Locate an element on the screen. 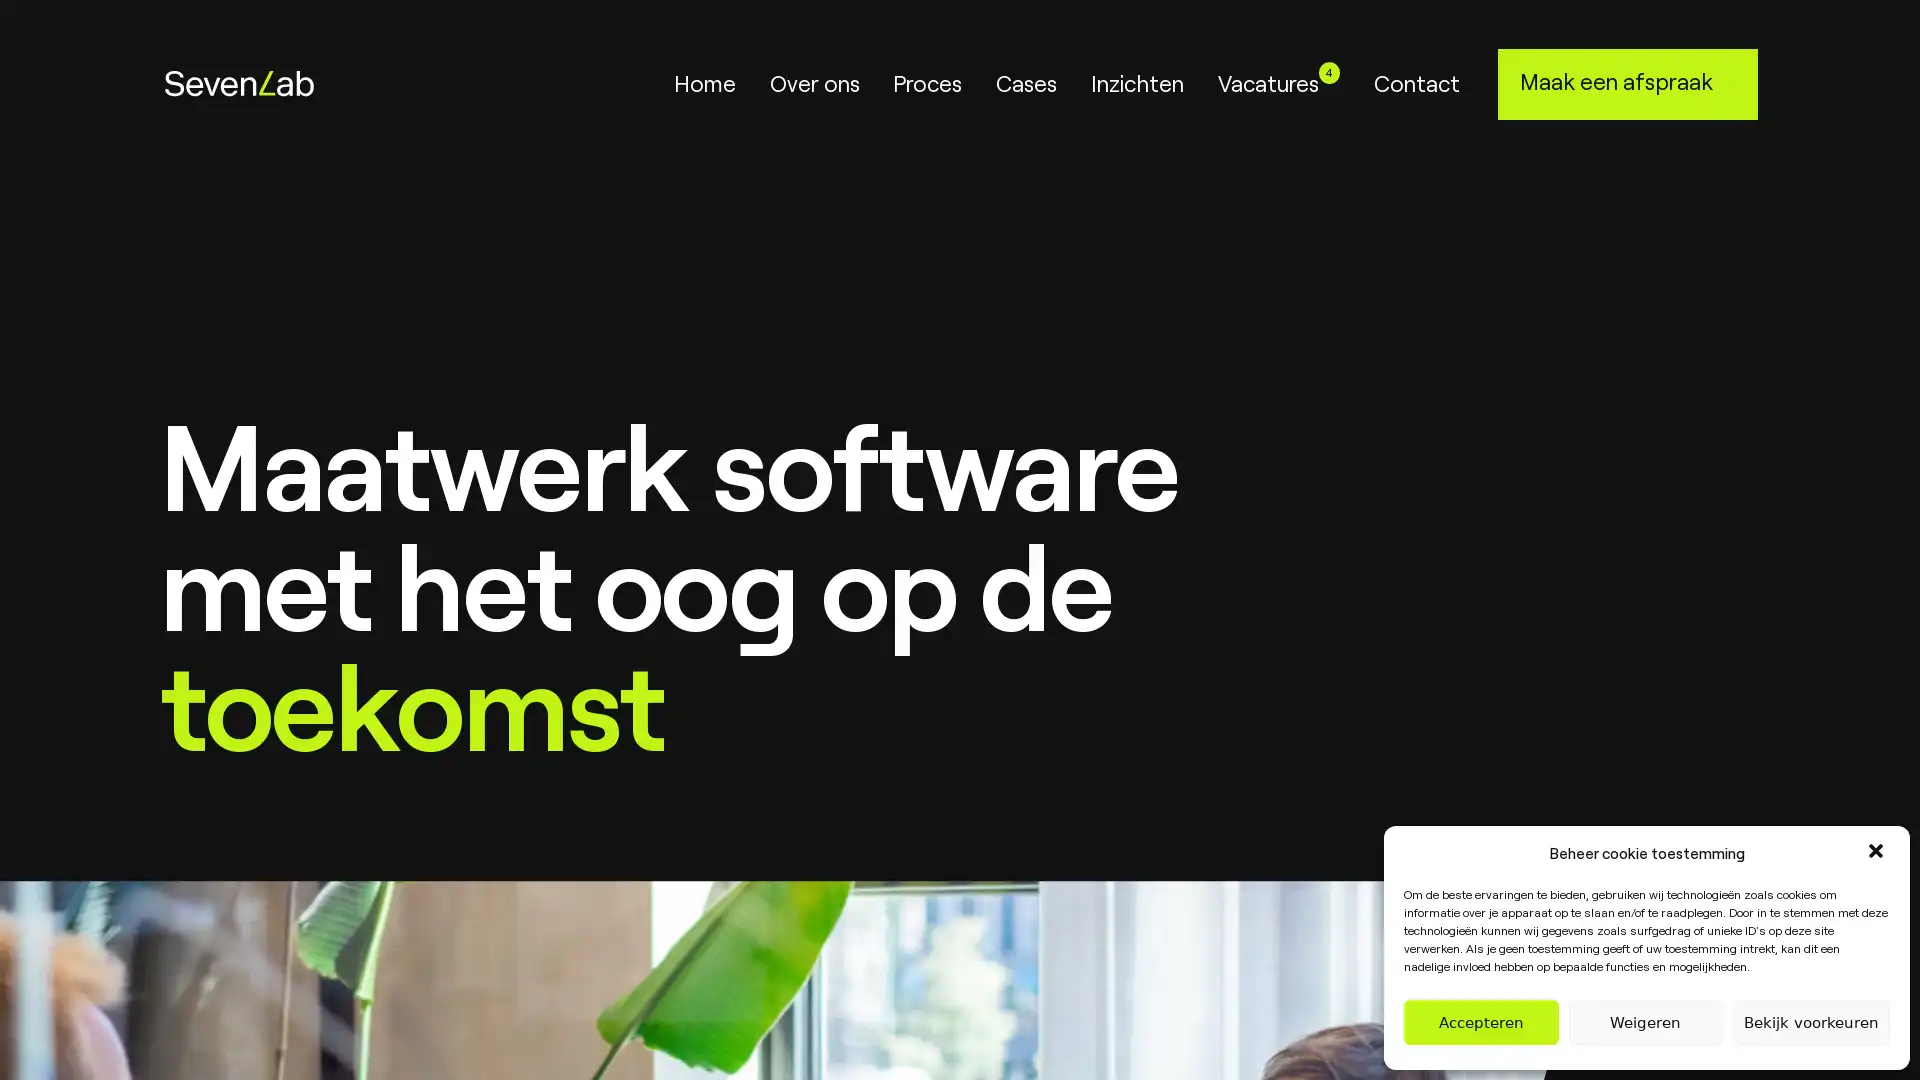 This screenshot has width=1920, height=1080. Bekijk voorkeuren is located at coordinates (1811, 1022).